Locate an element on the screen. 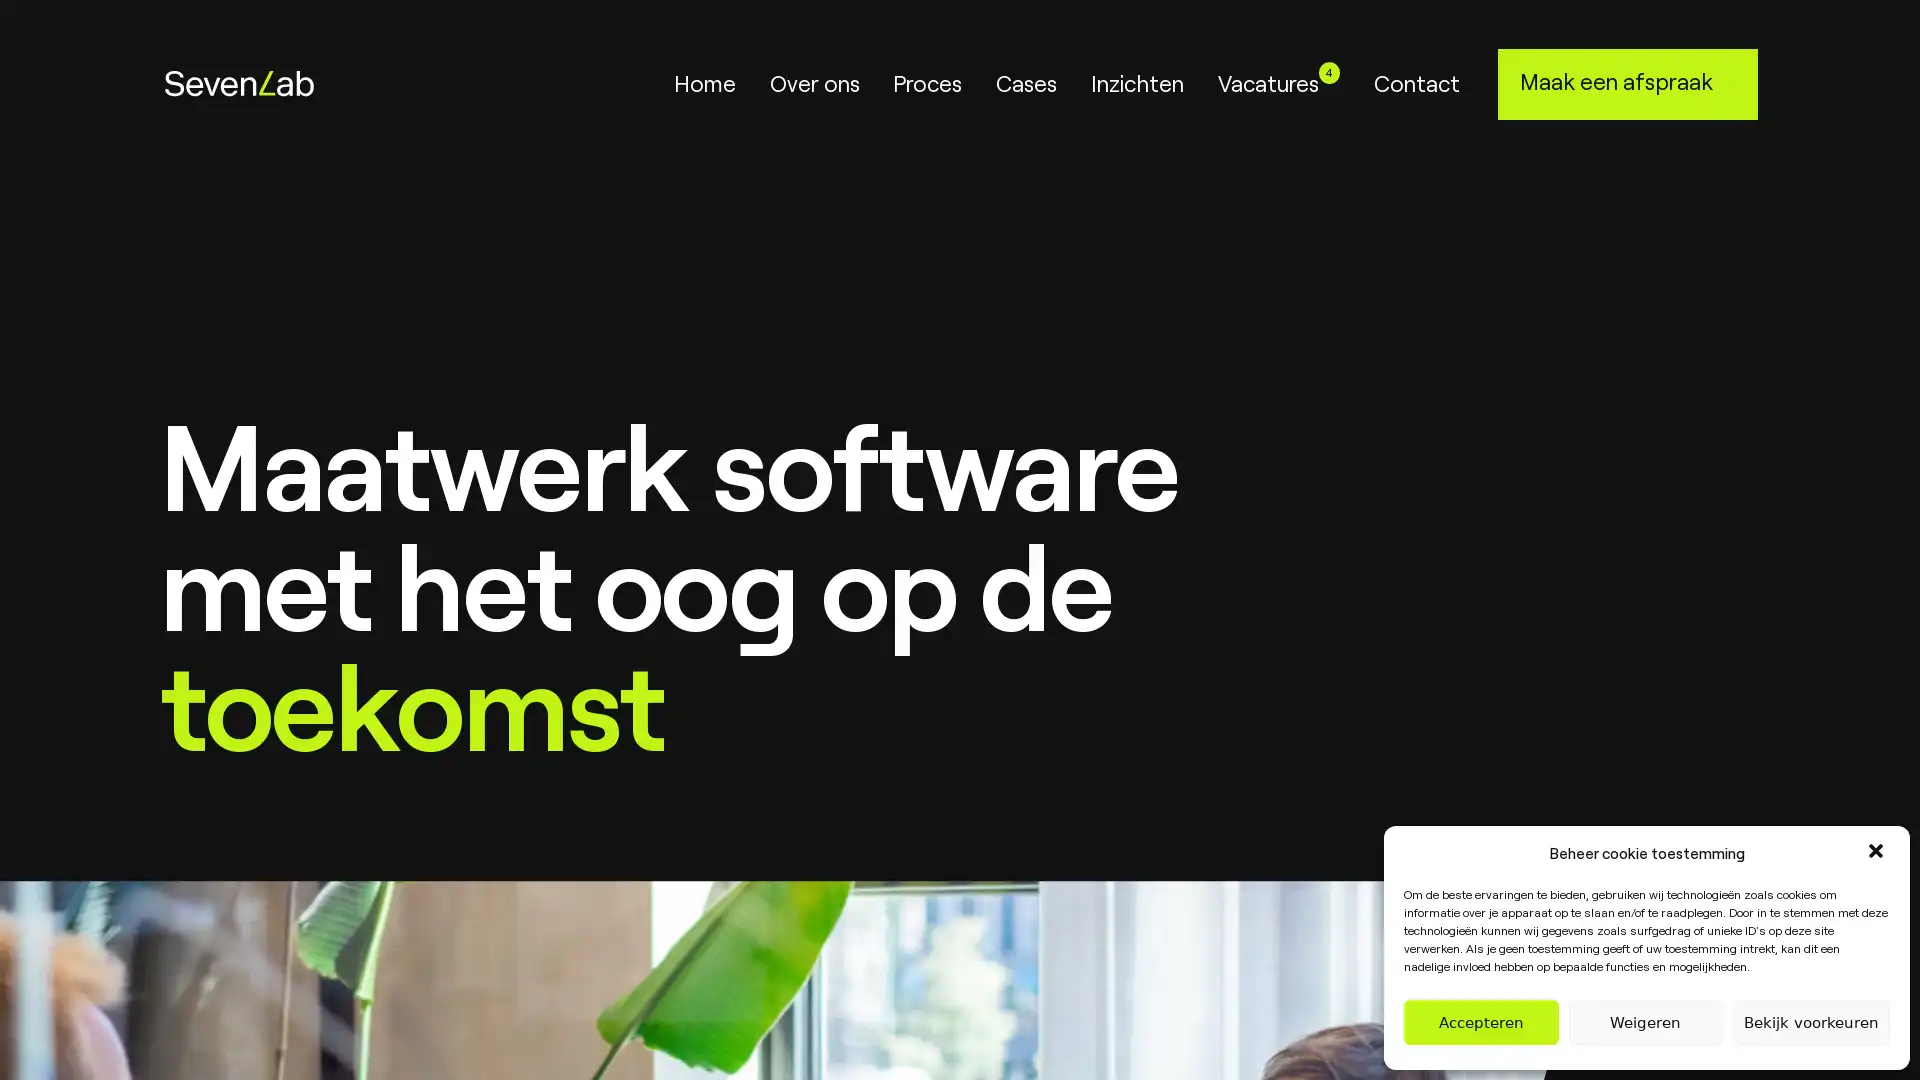 This screenshot has width=1920, height=1080. Bekijk voorkeuren is located at coordinates (1811, 1022).